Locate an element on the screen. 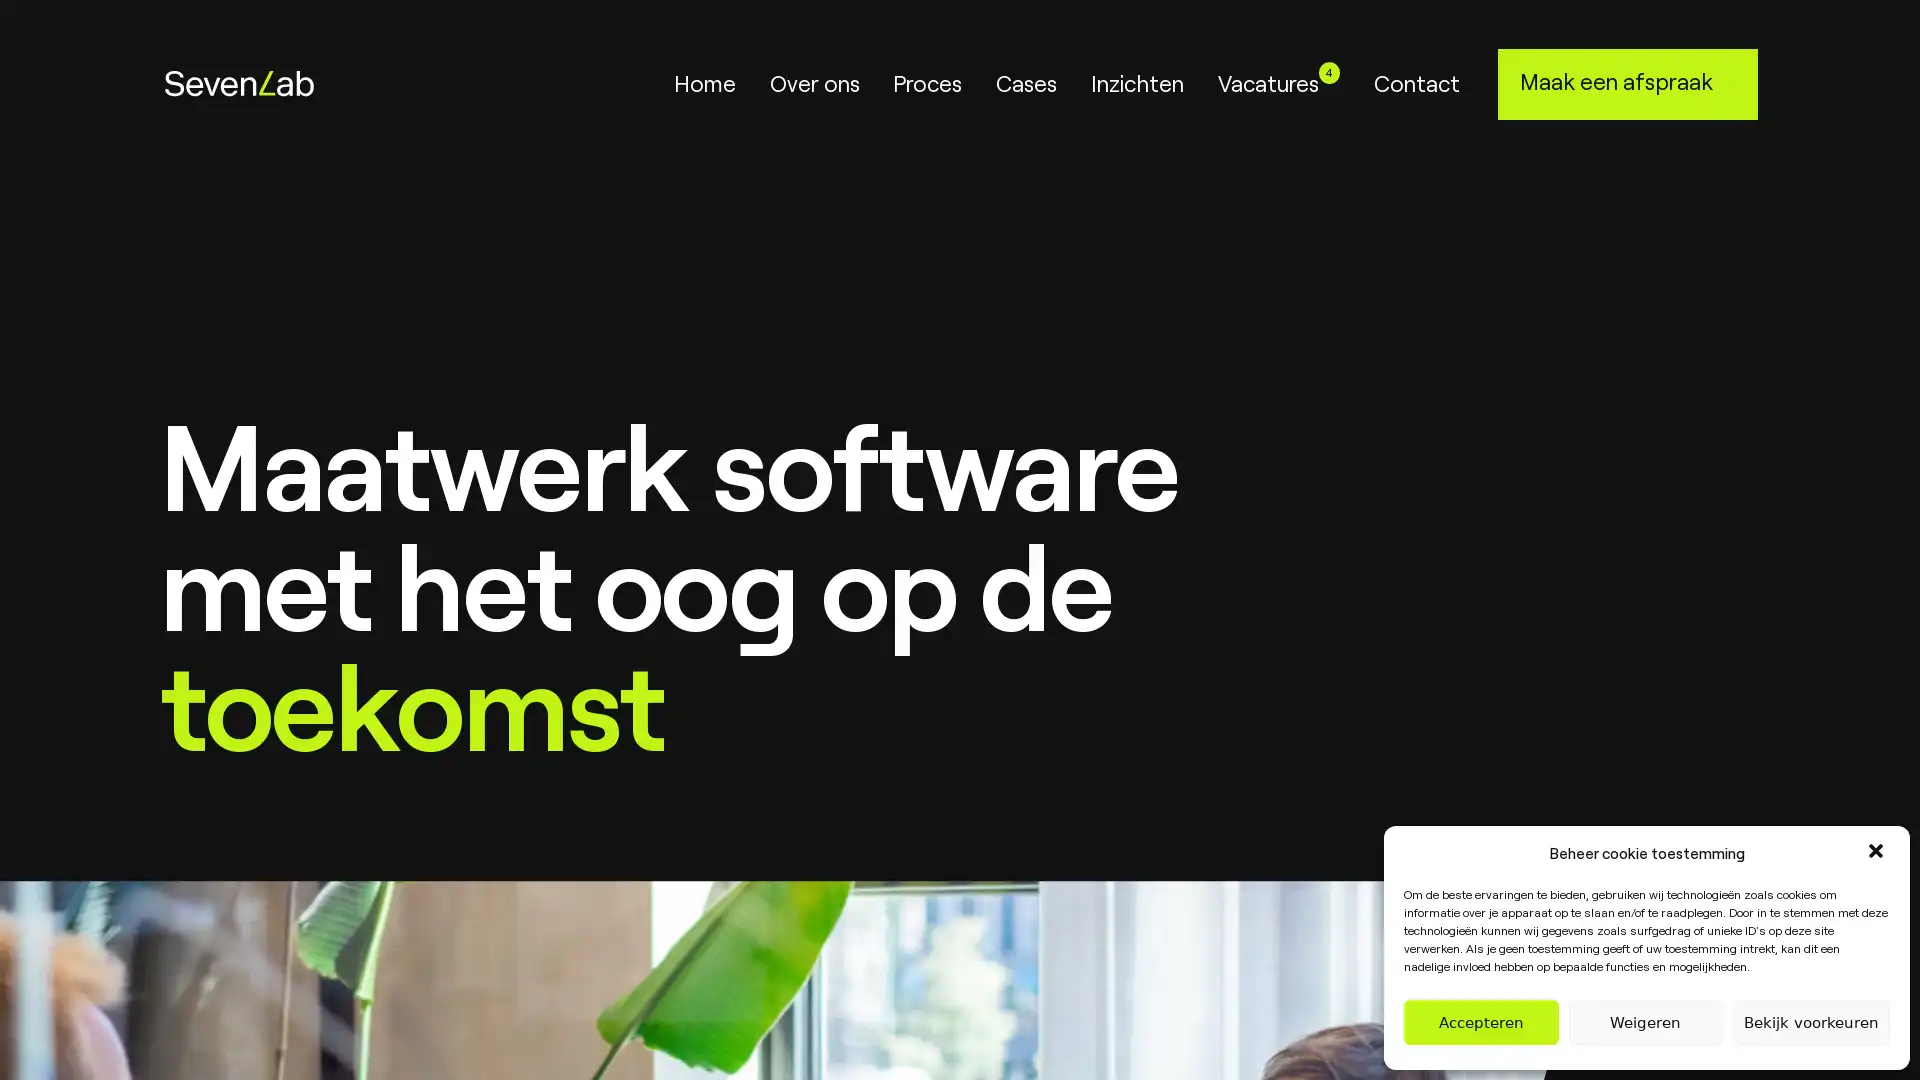 This screenshot has width=1920, height=1080. Bekijk voorkeuren is located at coordinates (1811, 1022).